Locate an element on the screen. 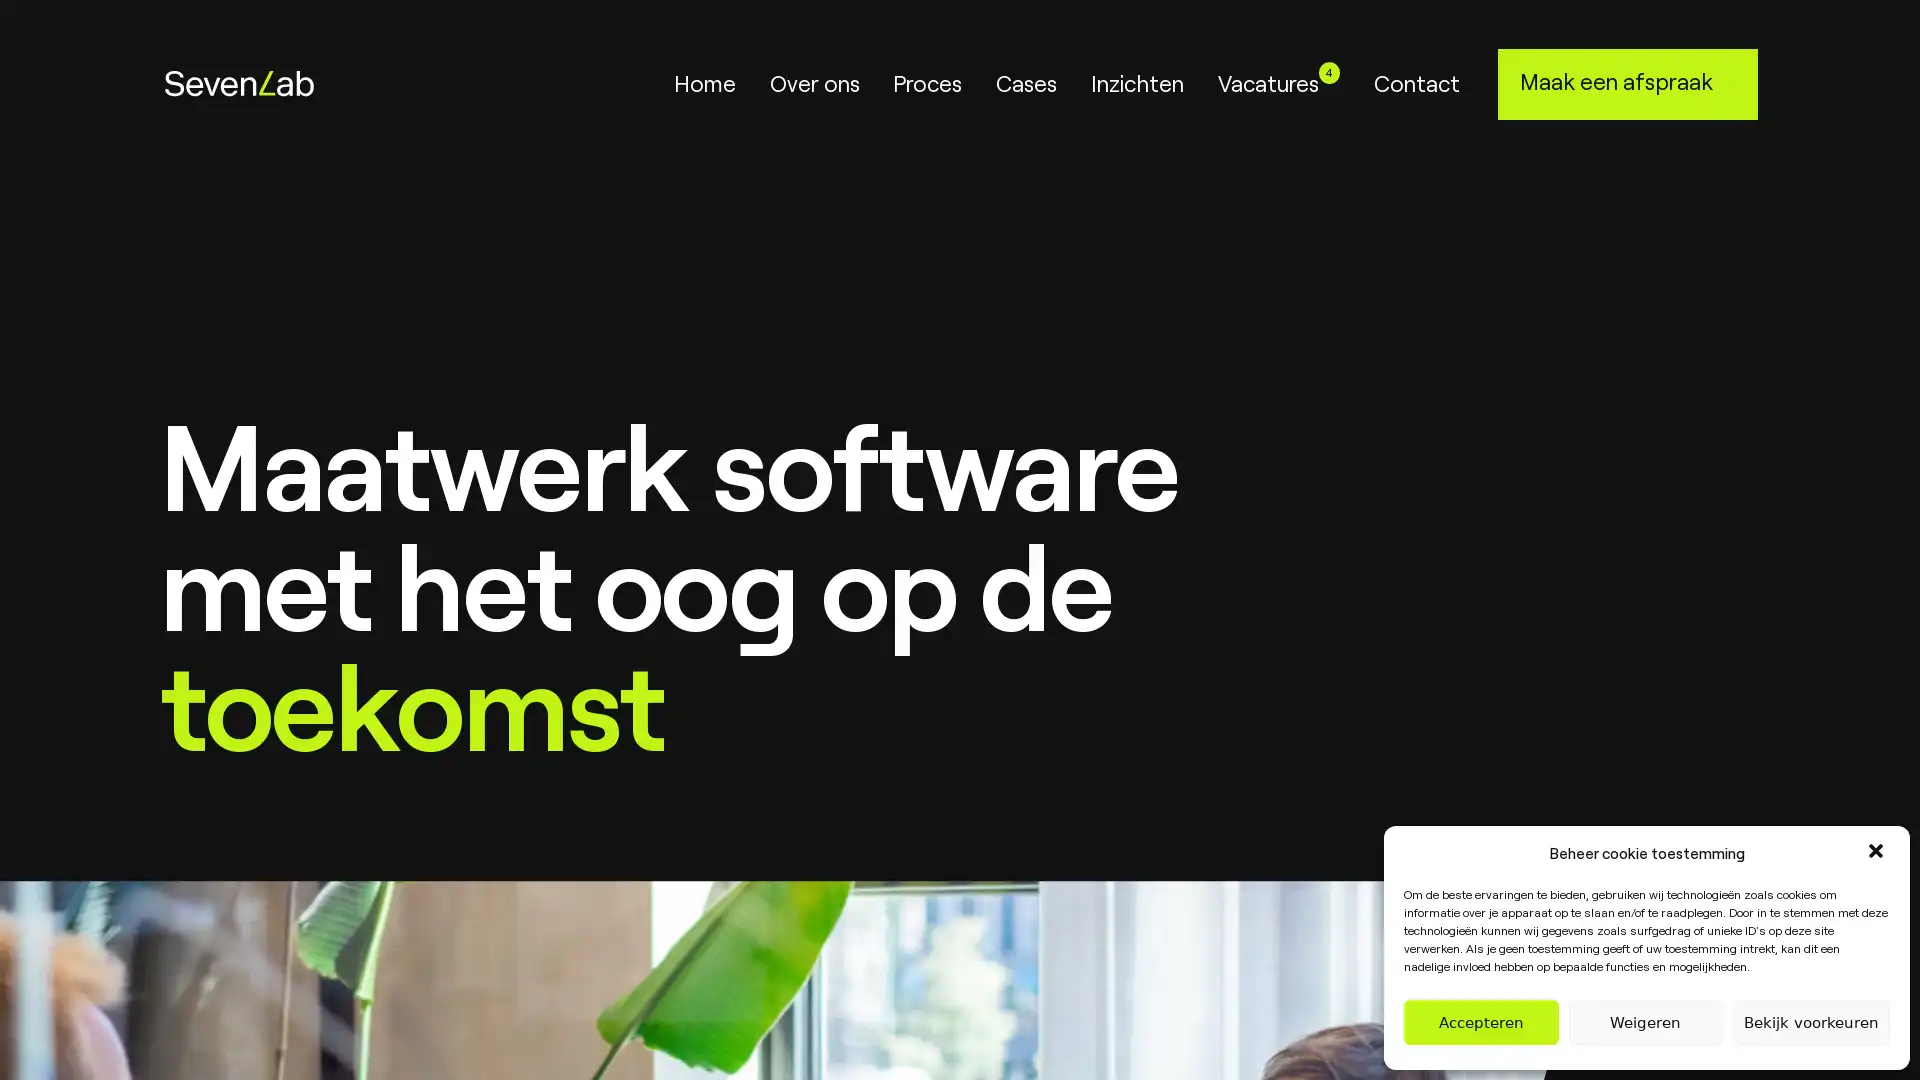 This screenshot has width=1920, height=1080. Bekijk voorkeuren is located at coordinates (1811, 1022).